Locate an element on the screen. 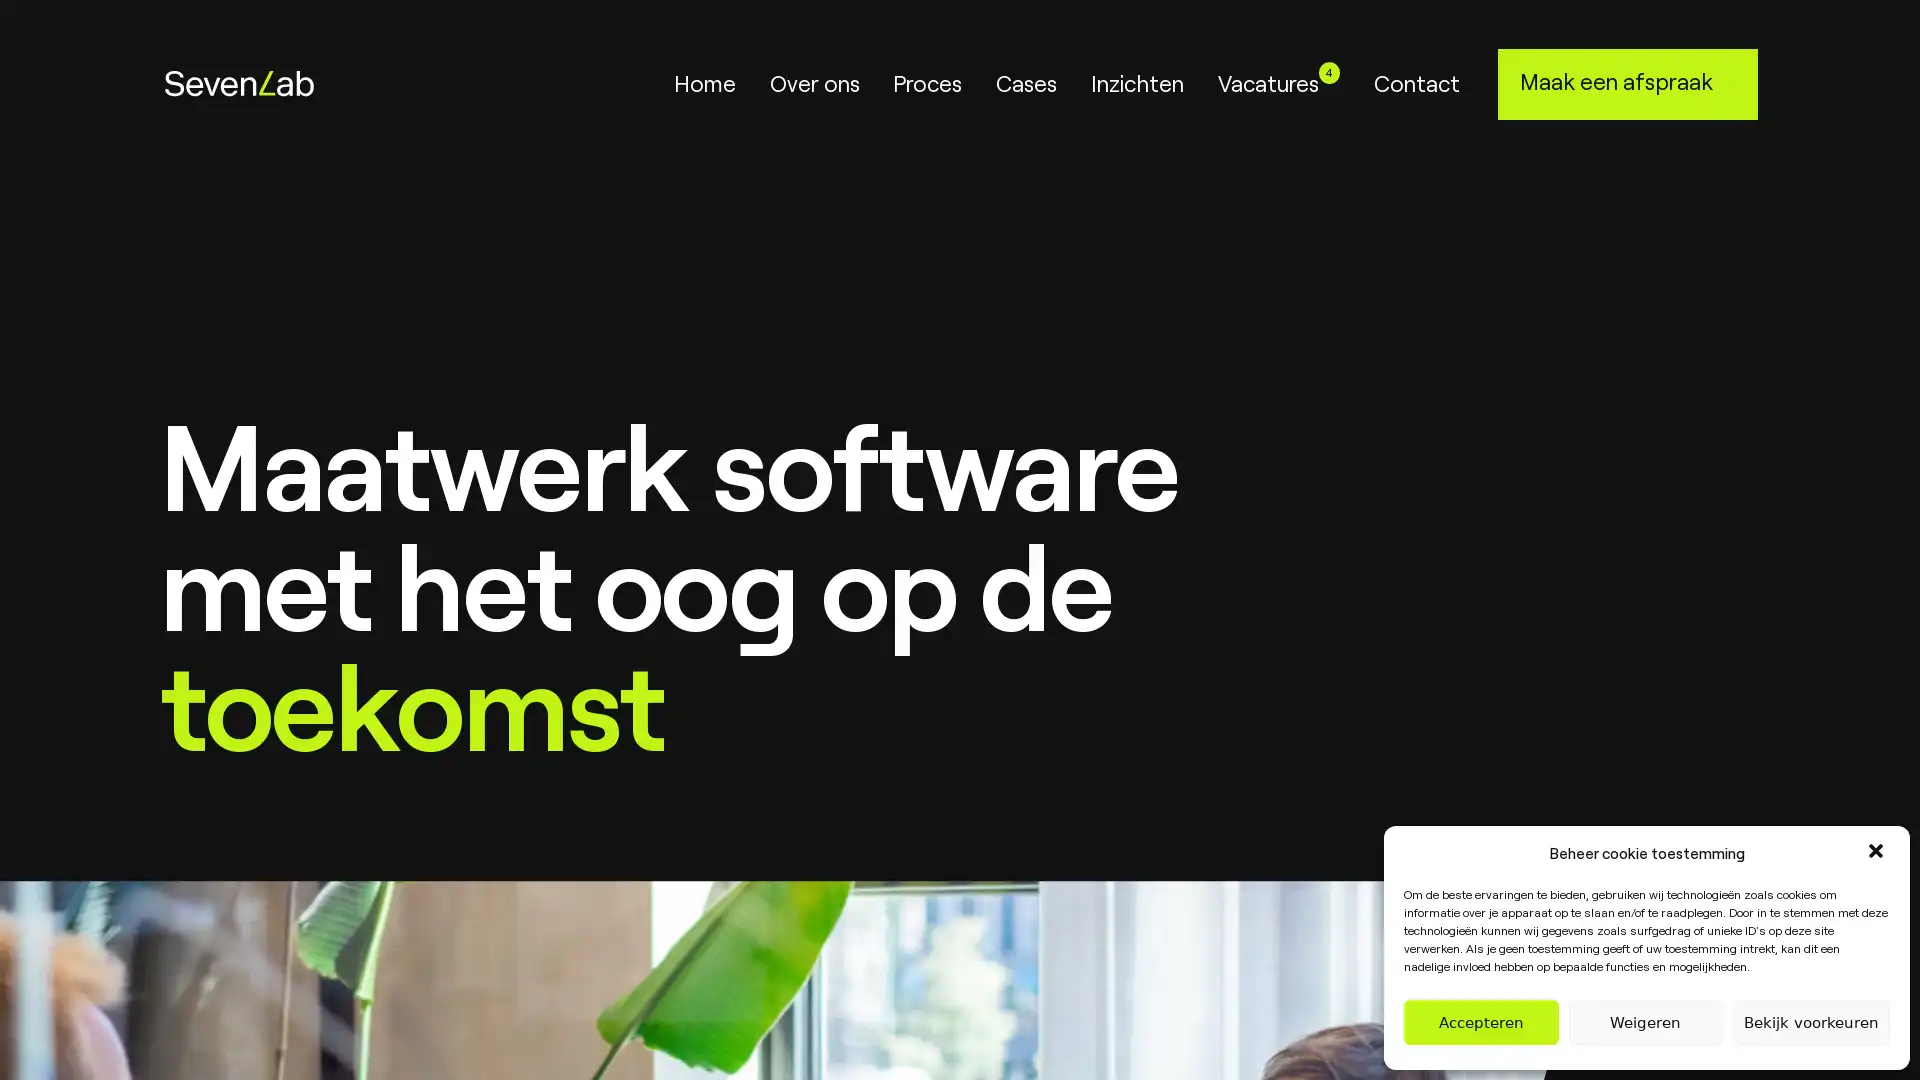 This screenshot has width=1920, height=1080. Bekijk voorkeuren is located at coordinates (1811, 1022).